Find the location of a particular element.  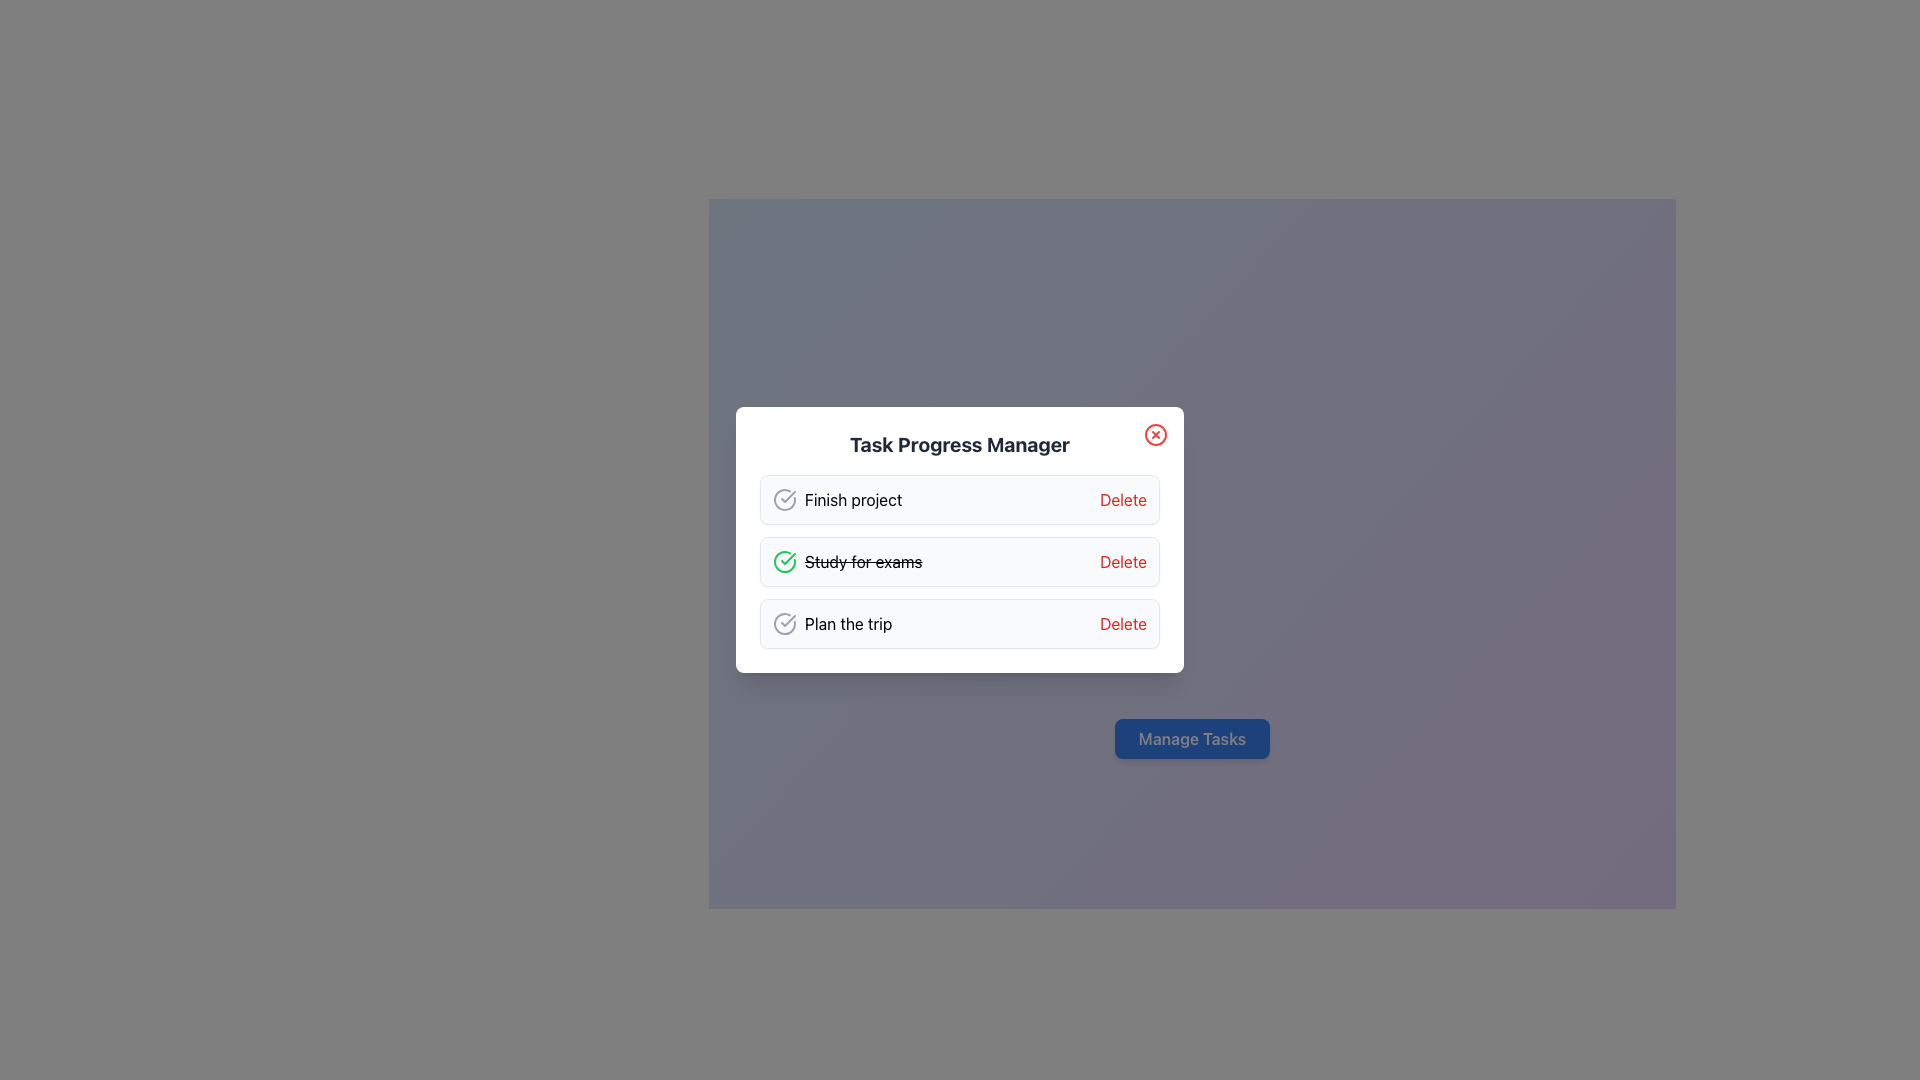

the text label displaying 'Plan the trip', which is the third entry in the vertical list of tasks in the 'Task Progress Manager' dialog box is located at coordinates (848, 623).